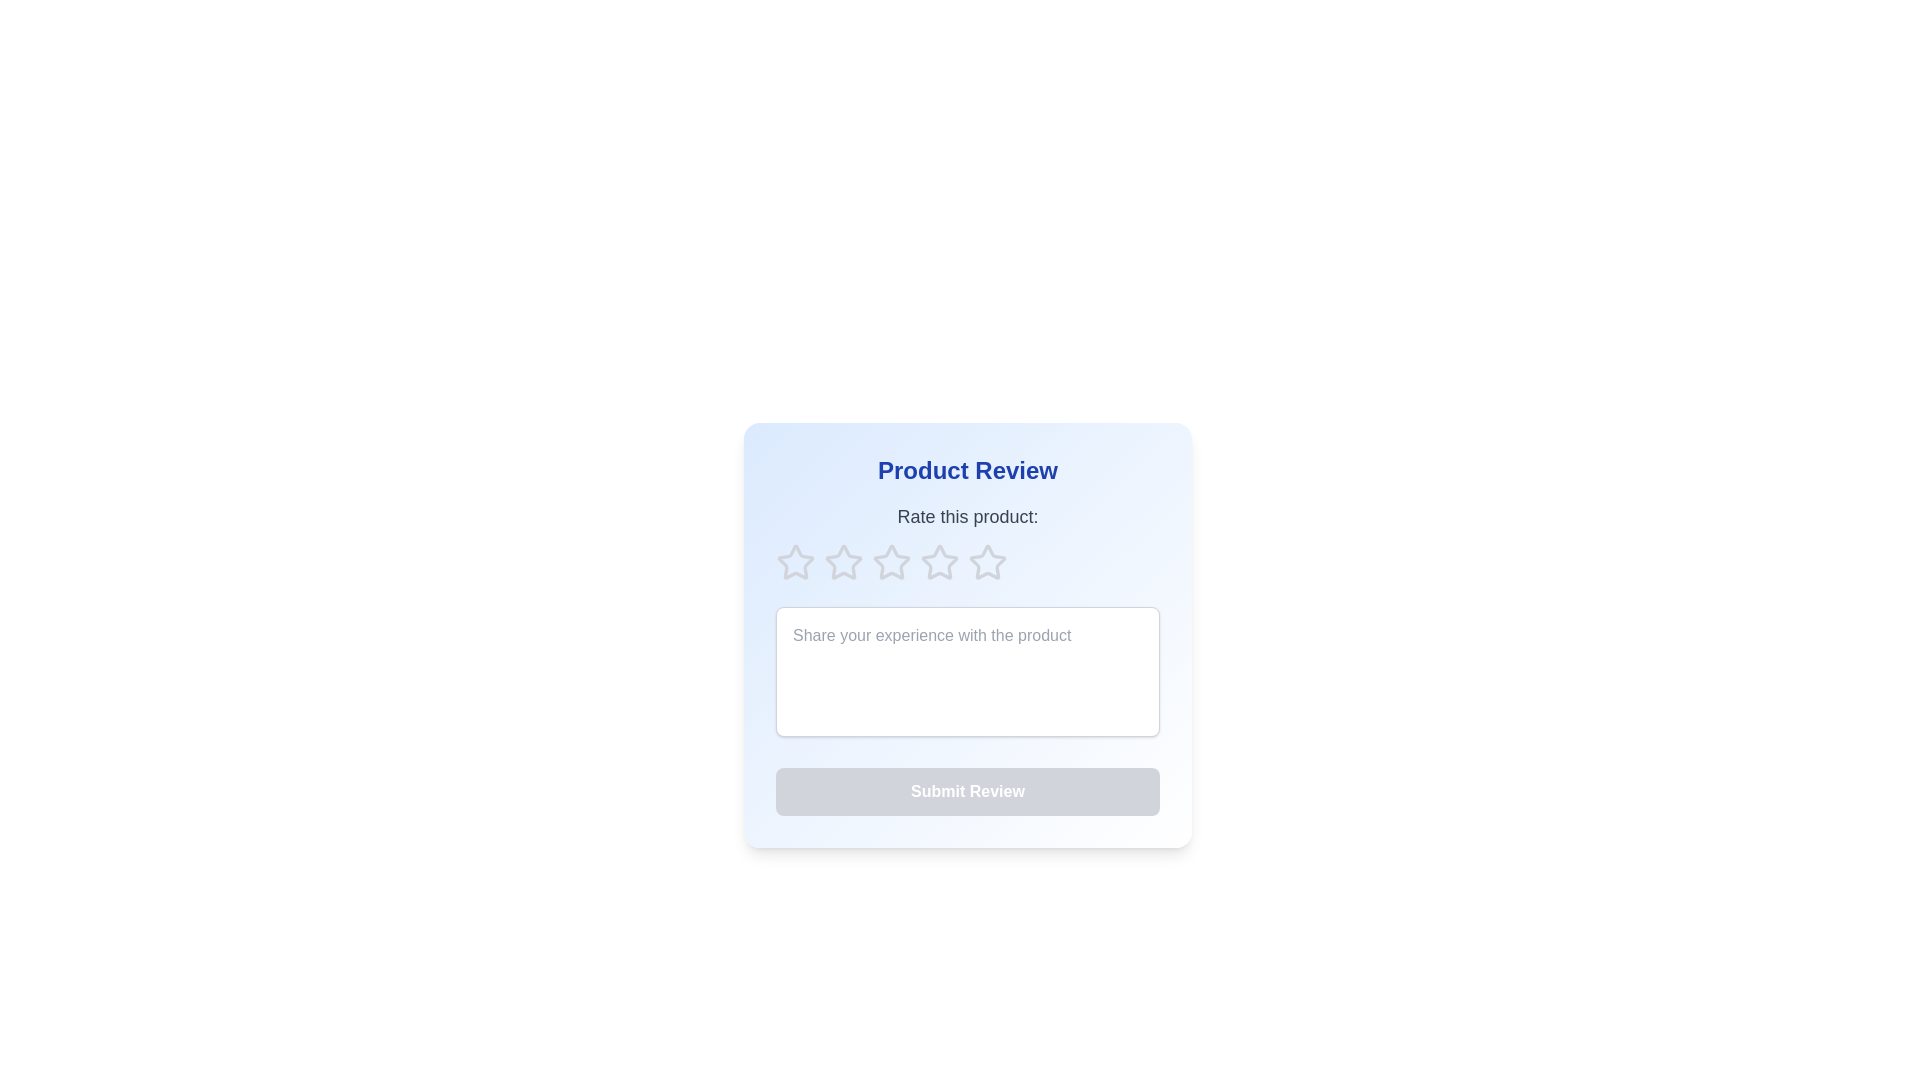 The width and height of the screenshot is (1920, 1080). I want to click on the third star-shaped rating icon, which has a light gray outline and a transparent interior, so click(988, 562).